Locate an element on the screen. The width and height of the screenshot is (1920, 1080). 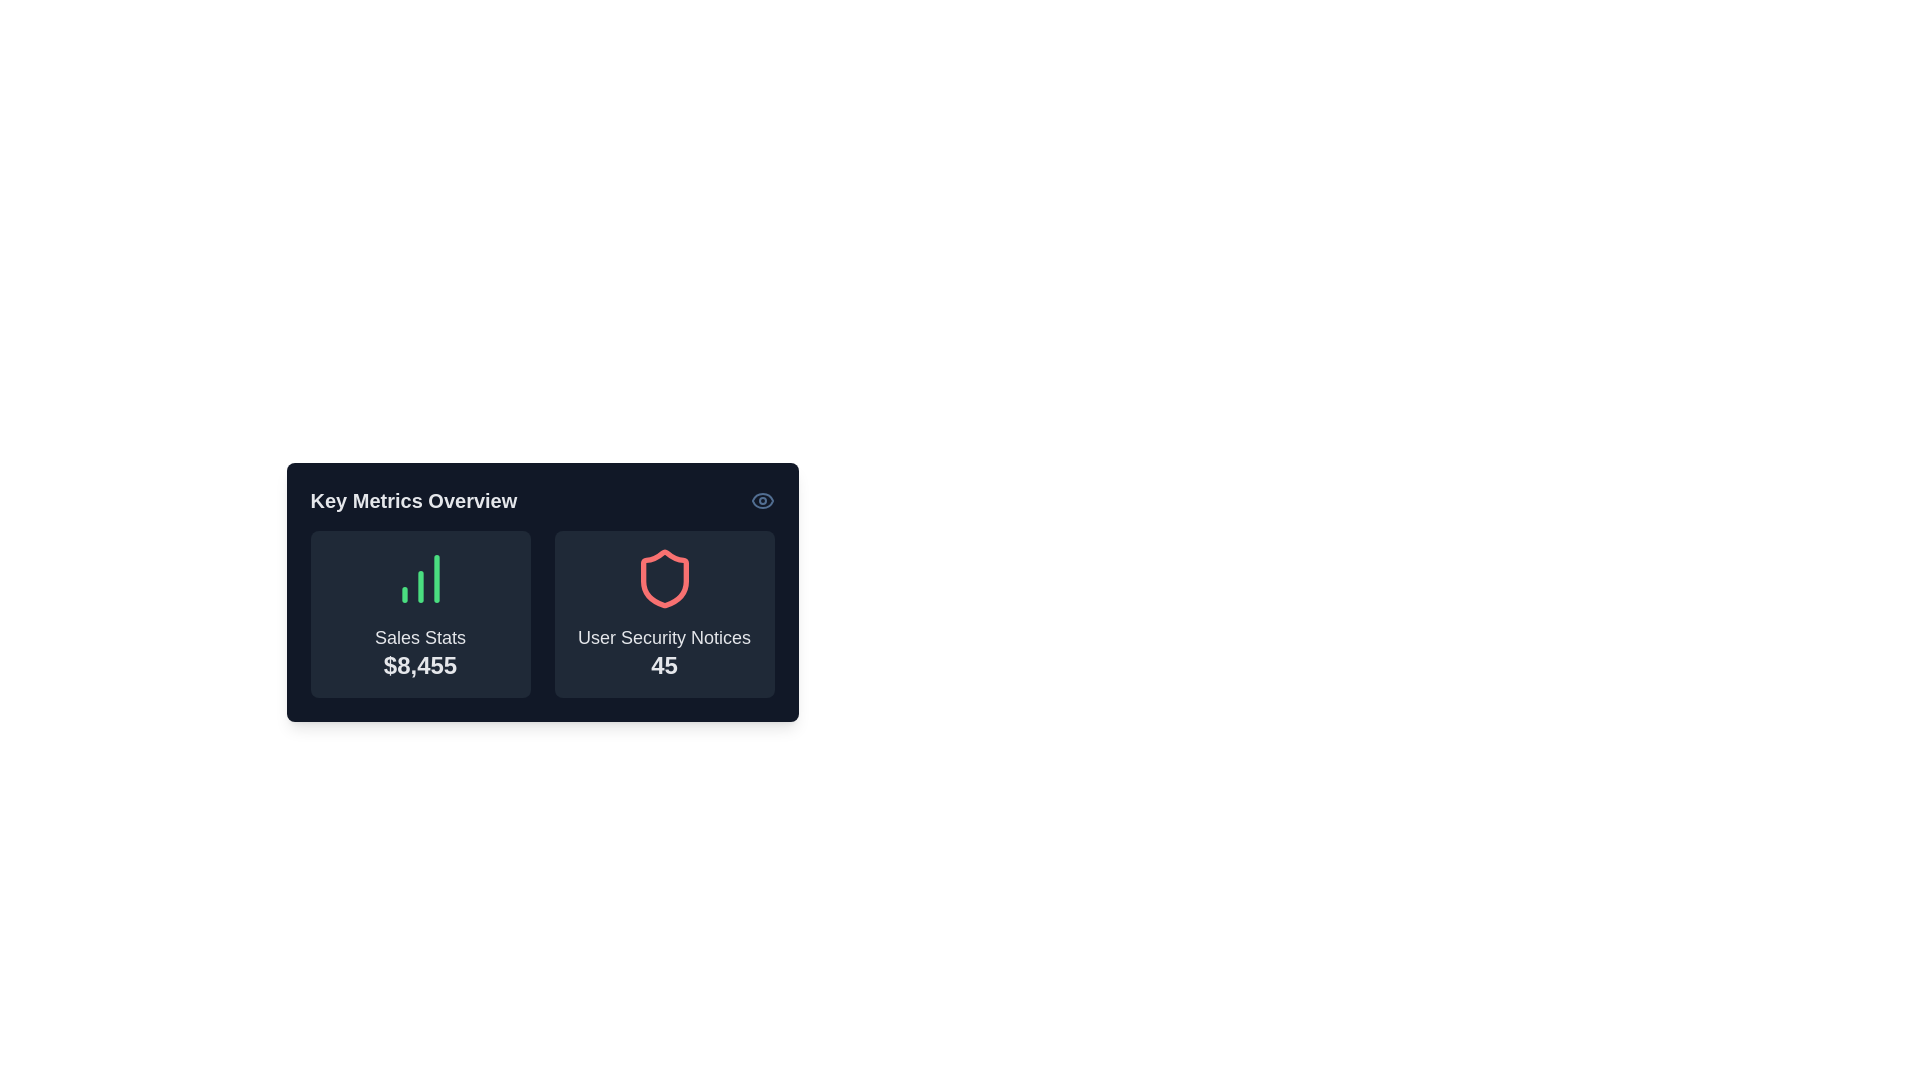
the icon representing the view-related feature located in the 'Key Metrics Overview' section at the top-right corner, adjacent to the title text is located at coordinates (761, 500).